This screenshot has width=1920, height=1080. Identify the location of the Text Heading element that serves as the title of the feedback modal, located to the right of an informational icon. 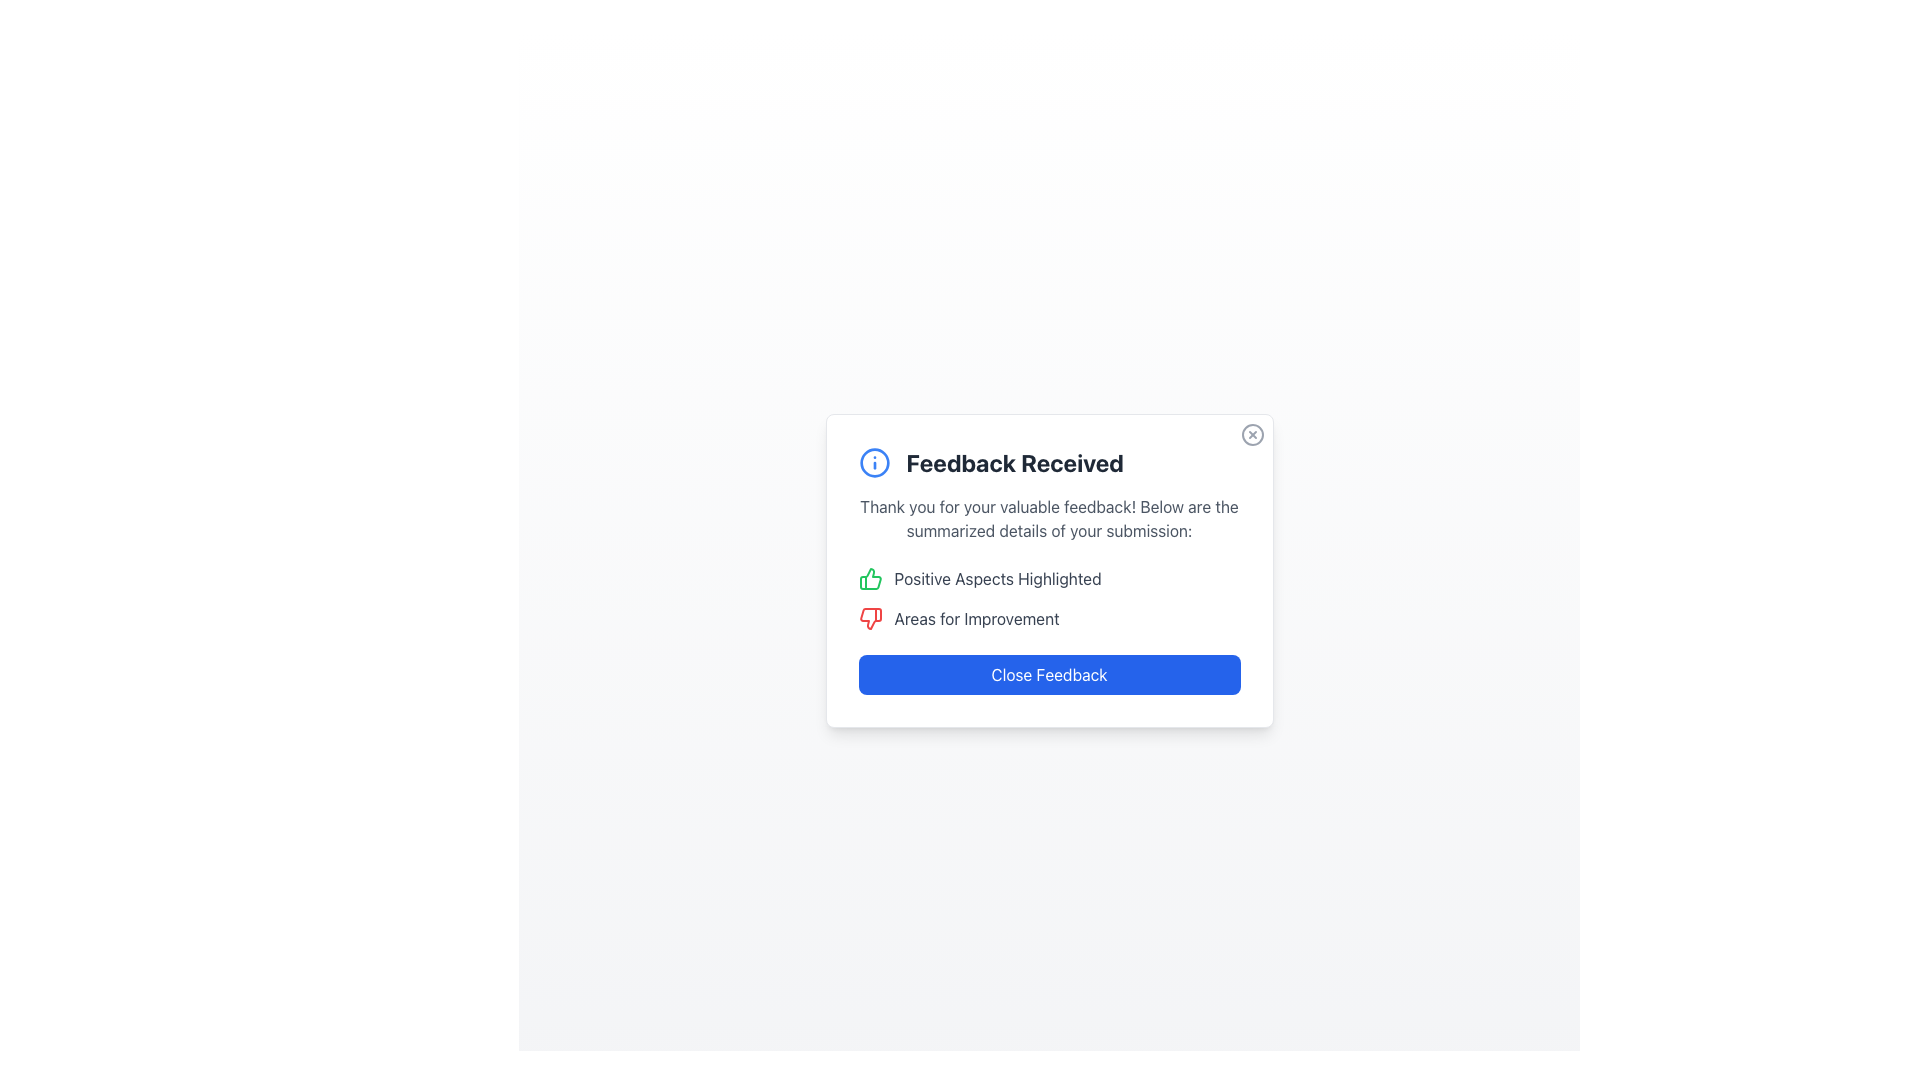
(1015, 462).